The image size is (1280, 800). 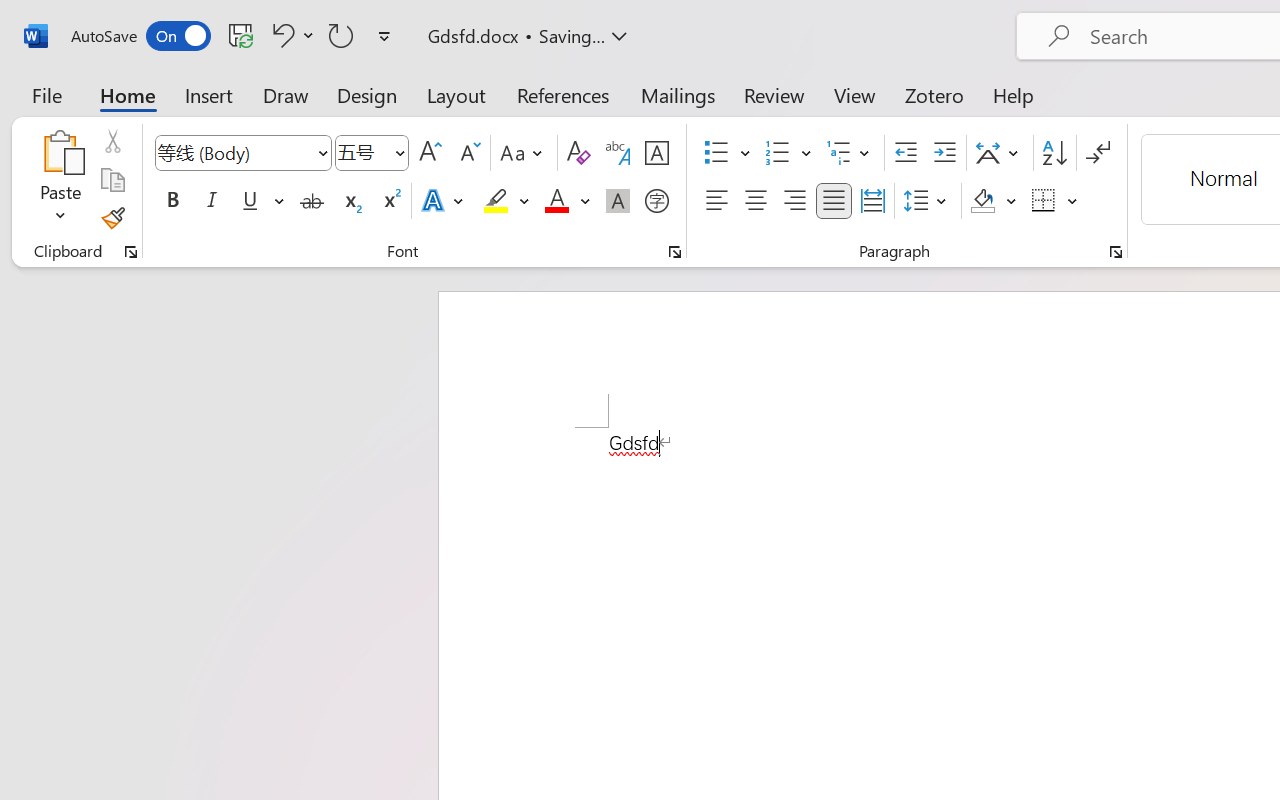 What do you see at coordinates (130, 251) in the screenshot?
I see `'Office Clipboard...'` at bounding box center [130, 251].